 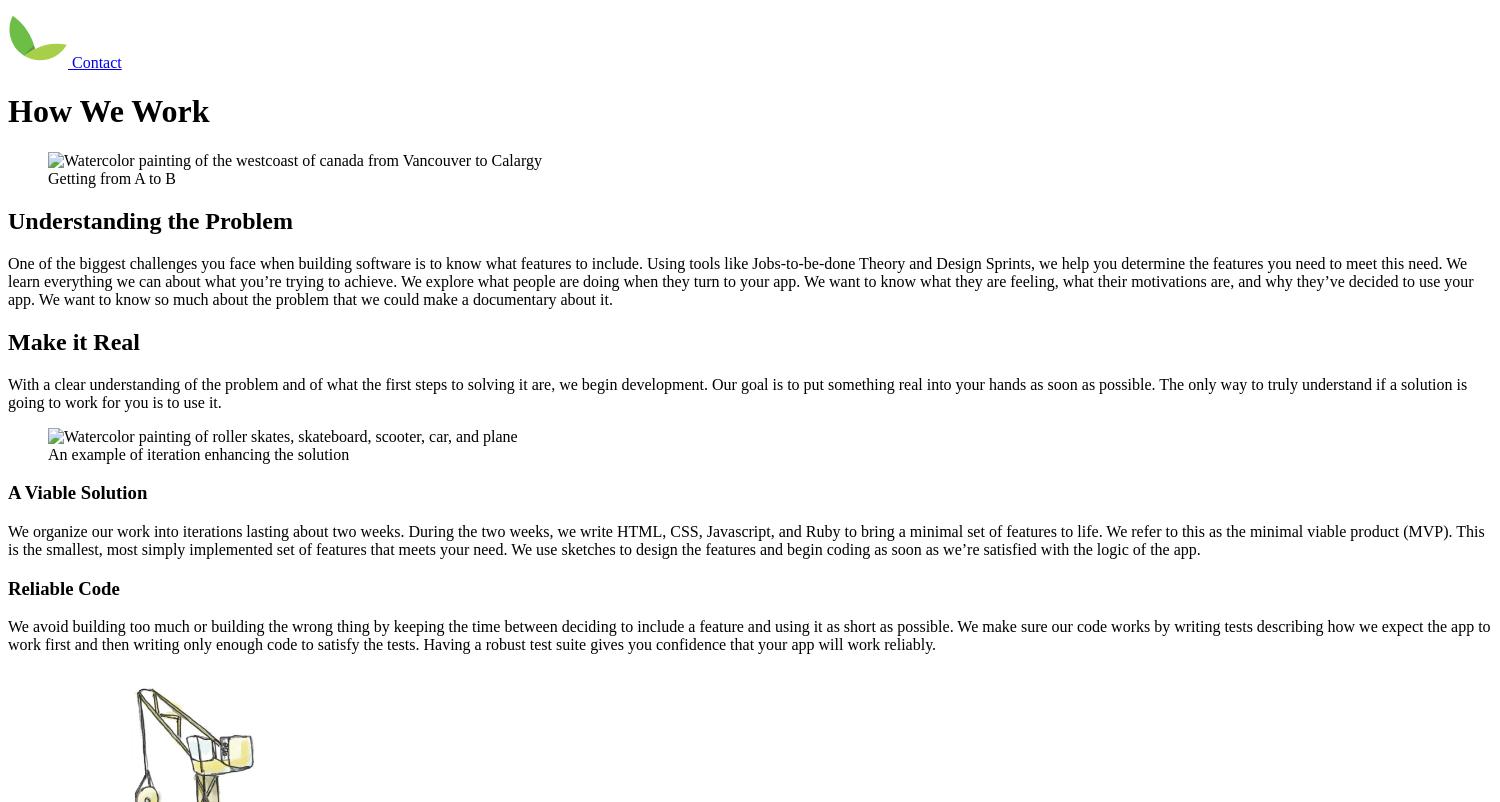 What do you see at coordinates (7, 492) in the screenshot?
I see `'A Viable Solution'` at bounding box center [7, 492].